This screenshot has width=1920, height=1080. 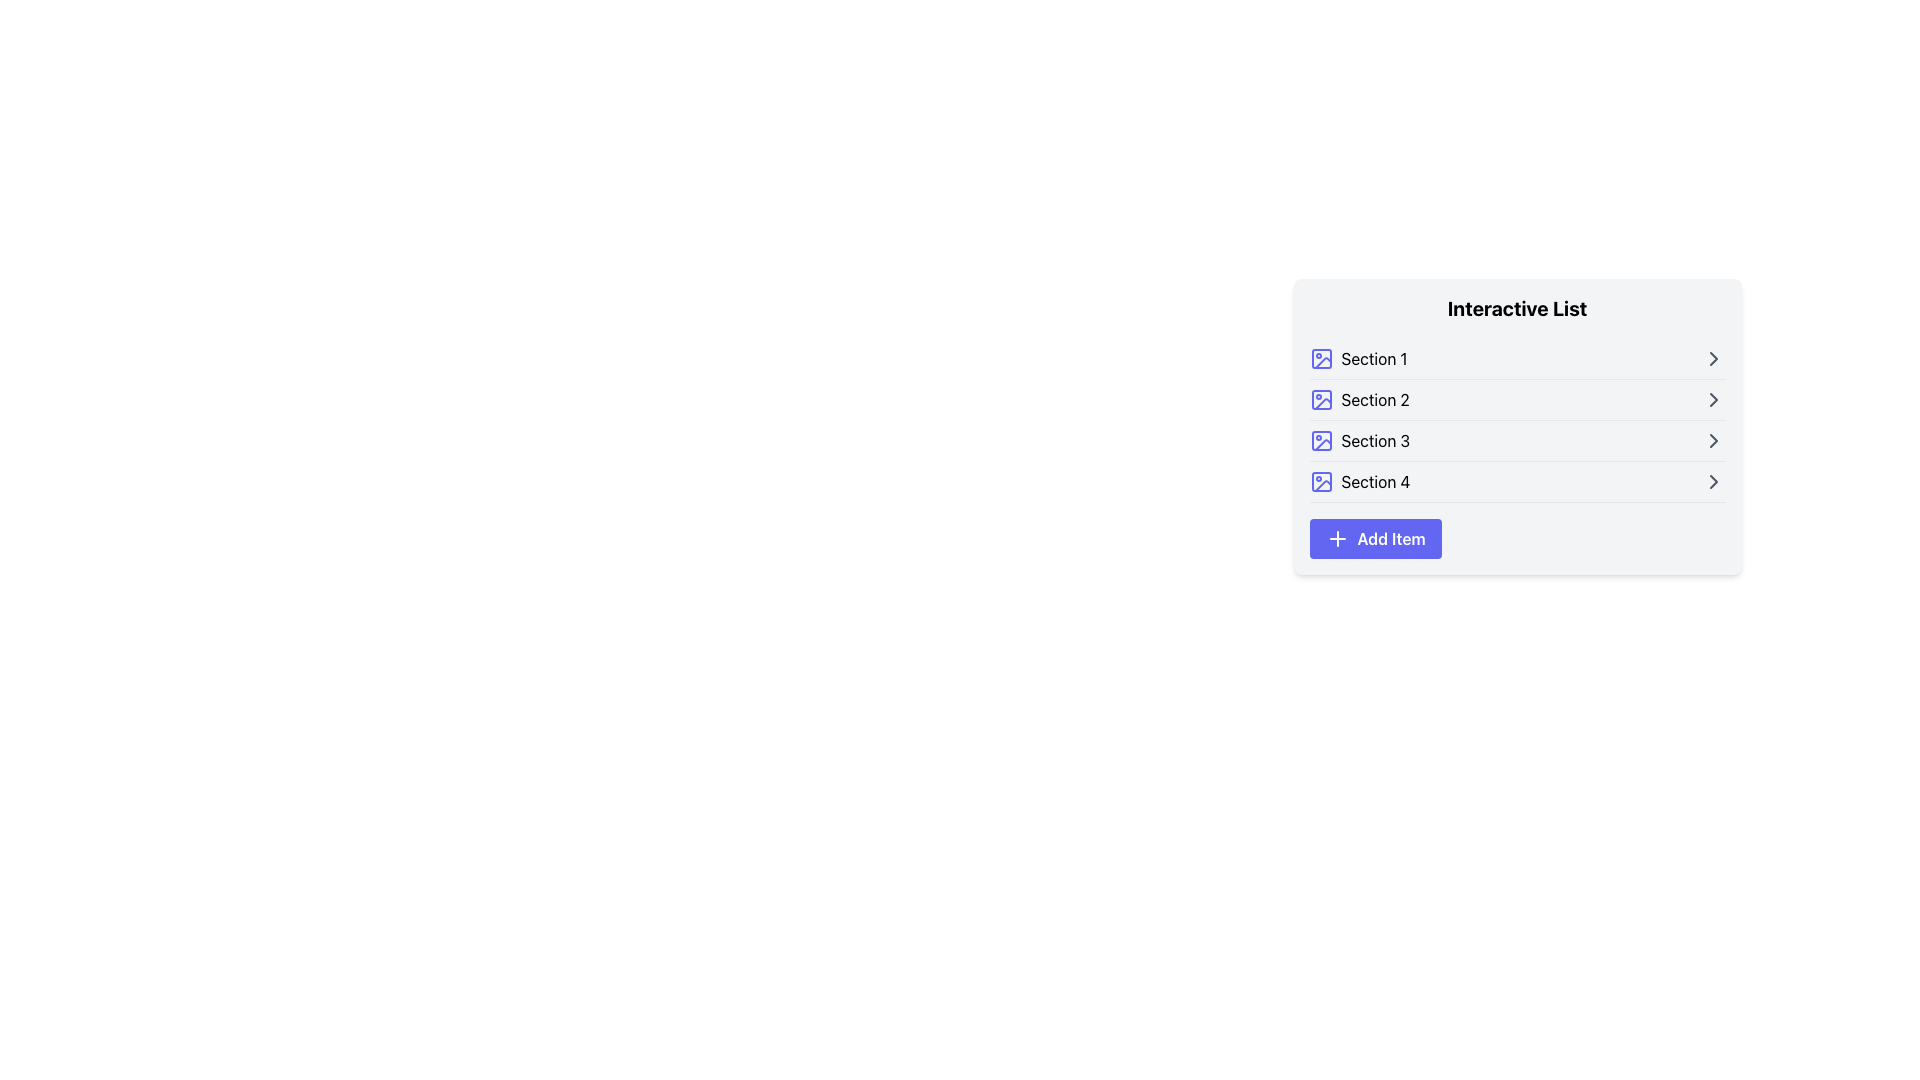 I want to click on the text label that identifies the third entry in the 'Interactive List', positioned between 'Section 2' and 'Section 4', so click(x=1374, y=439).